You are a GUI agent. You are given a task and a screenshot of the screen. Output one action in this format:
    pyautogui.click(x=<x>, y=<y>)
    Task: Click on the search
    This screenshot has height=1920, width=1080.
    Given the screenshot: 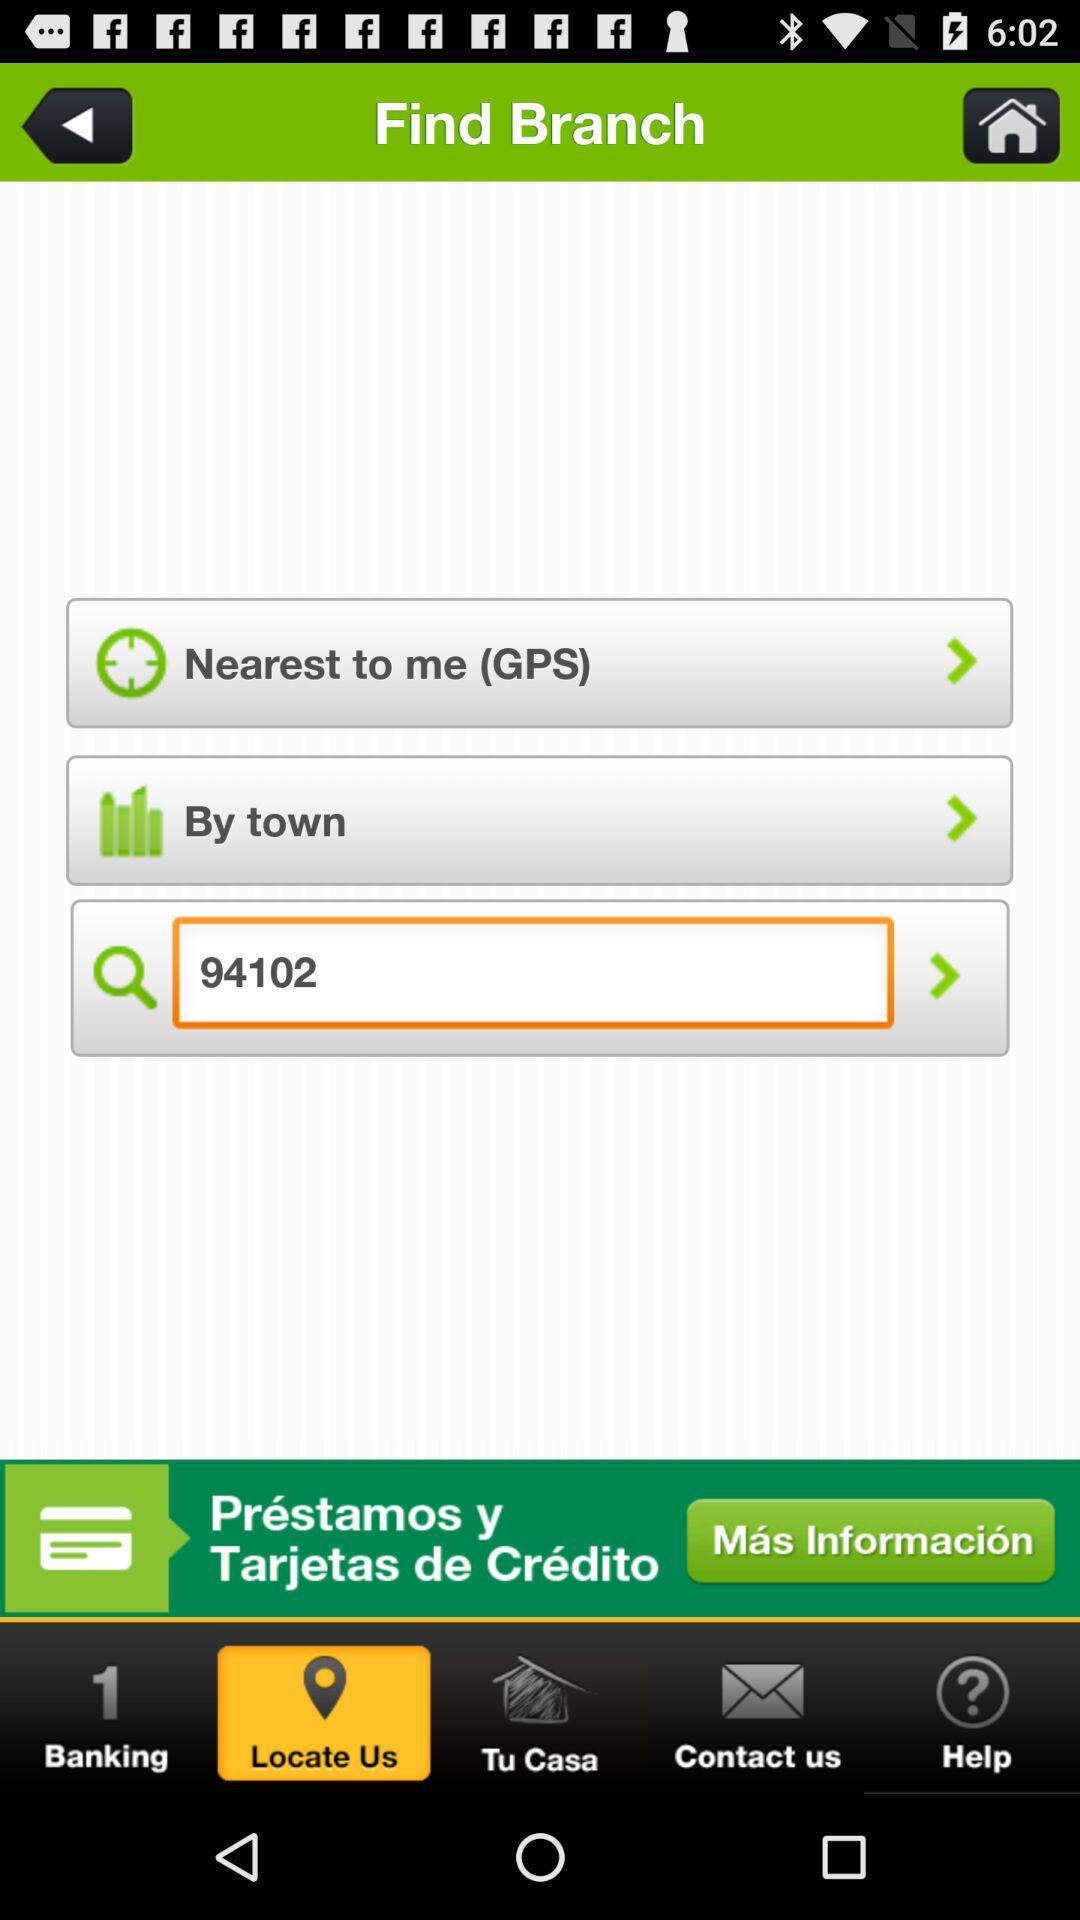 What is the action you would take?
    pyautogui.click(x=943, y=978)
    